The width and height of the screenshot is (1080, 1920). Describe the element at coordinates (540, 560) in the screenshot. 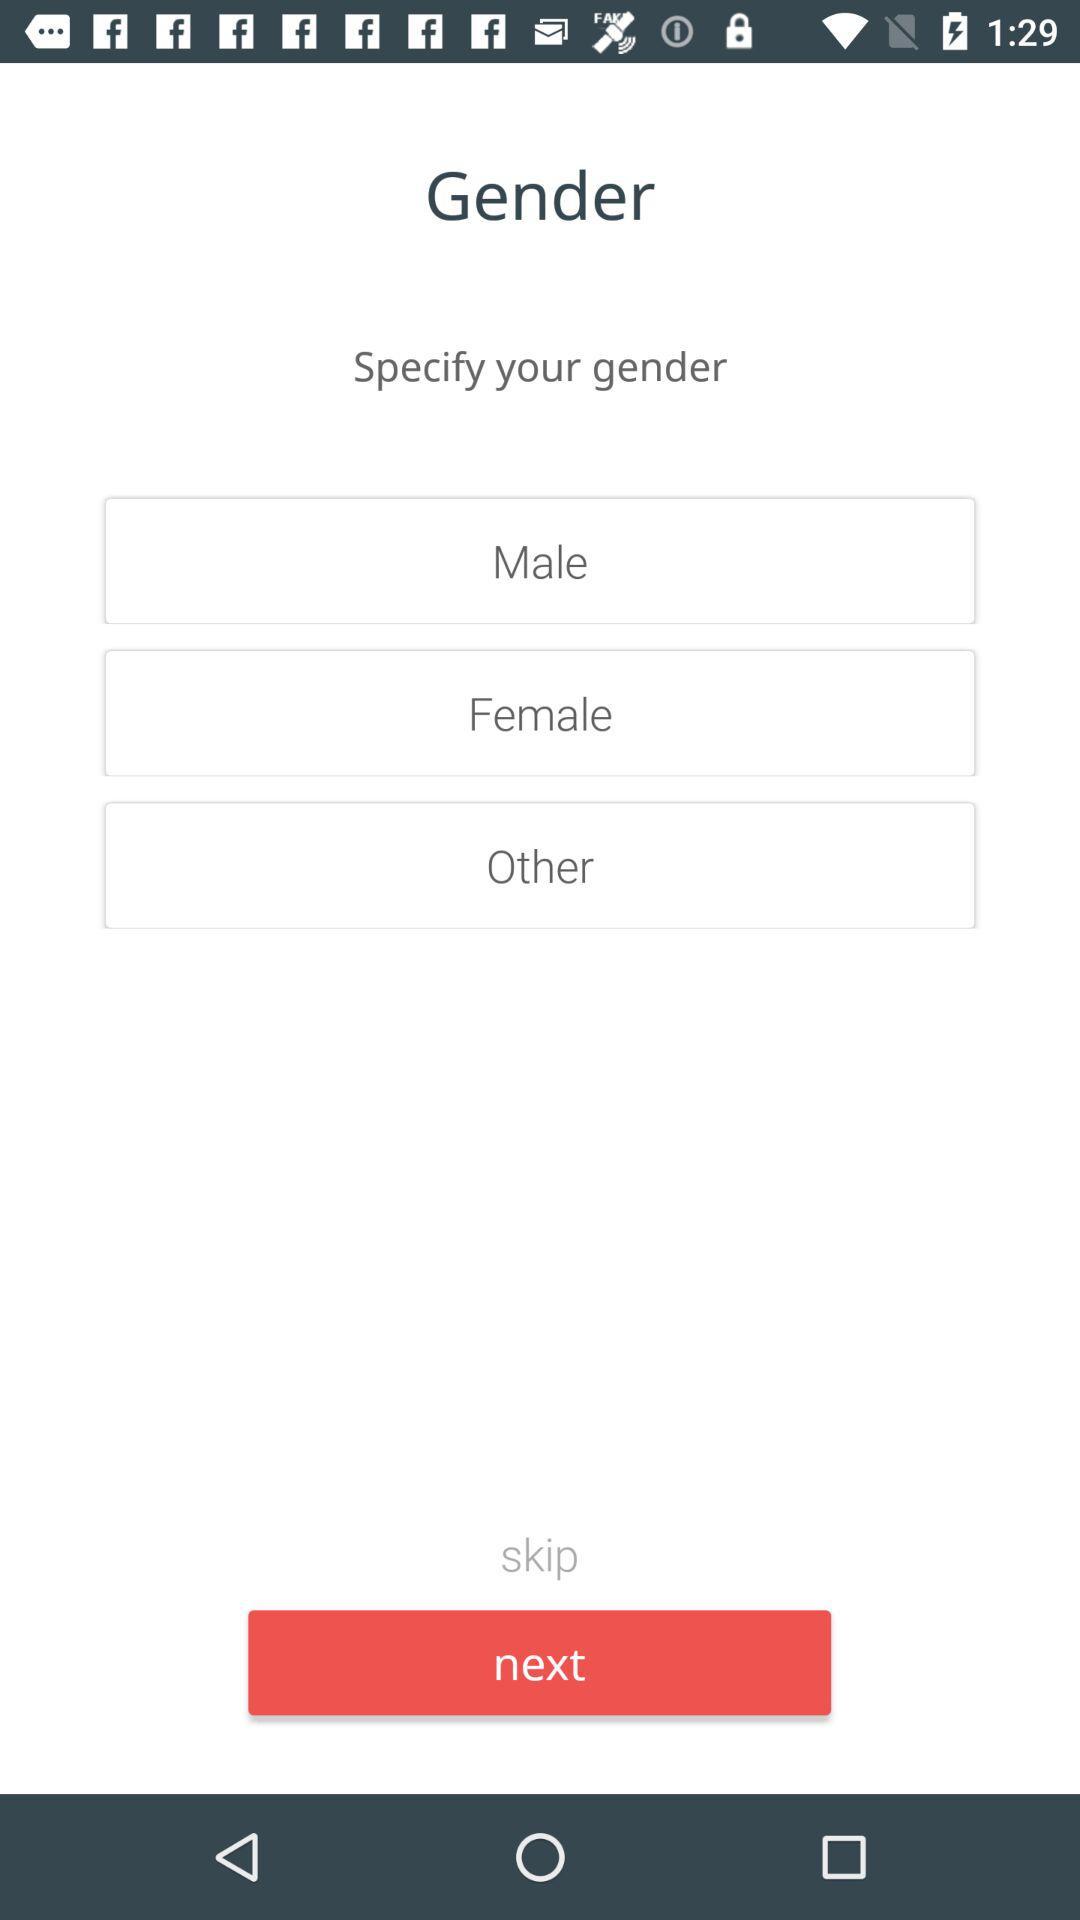

I see `the item above female icon` at that location.